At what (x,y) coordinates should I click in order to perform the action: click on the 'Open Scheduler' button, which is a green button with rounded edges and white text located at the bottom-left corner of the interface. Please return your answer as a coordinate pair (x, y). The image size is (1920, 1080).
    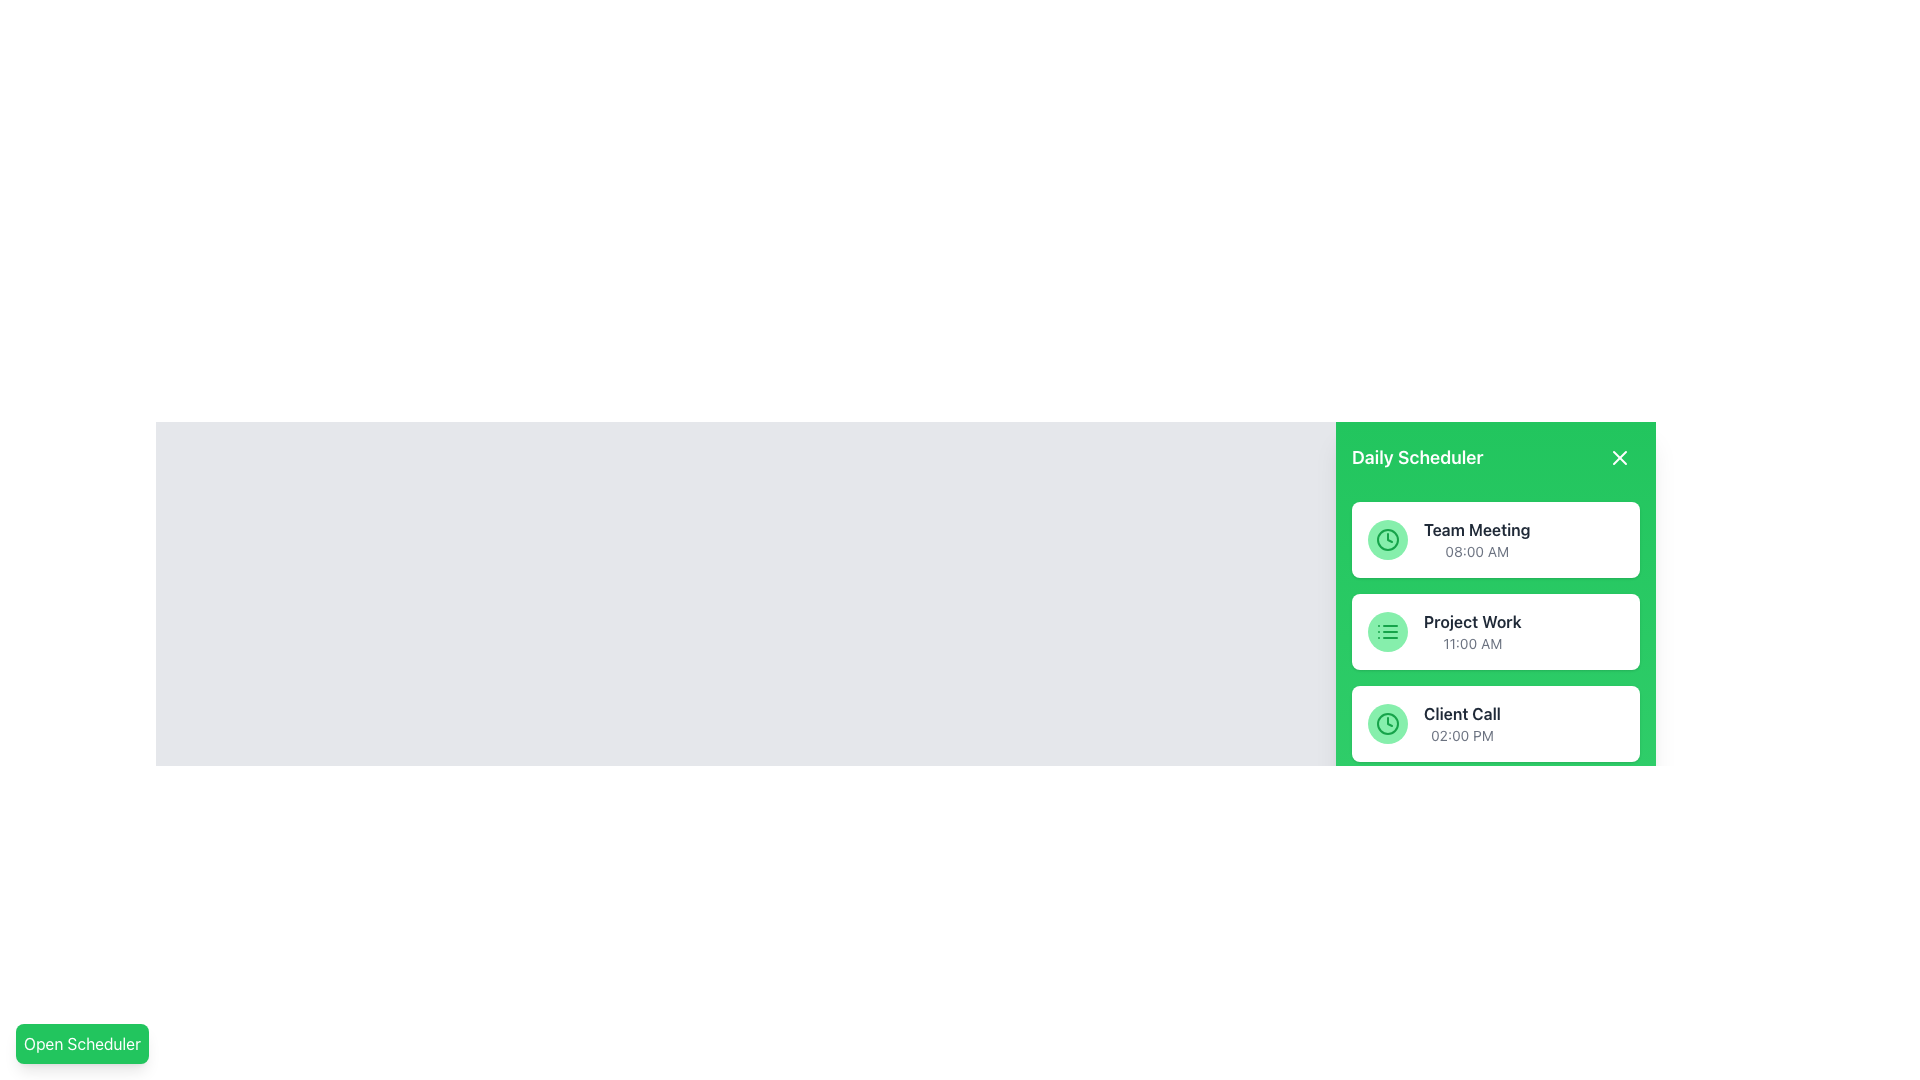
    Looking at the image, I should click on (81, 1043).